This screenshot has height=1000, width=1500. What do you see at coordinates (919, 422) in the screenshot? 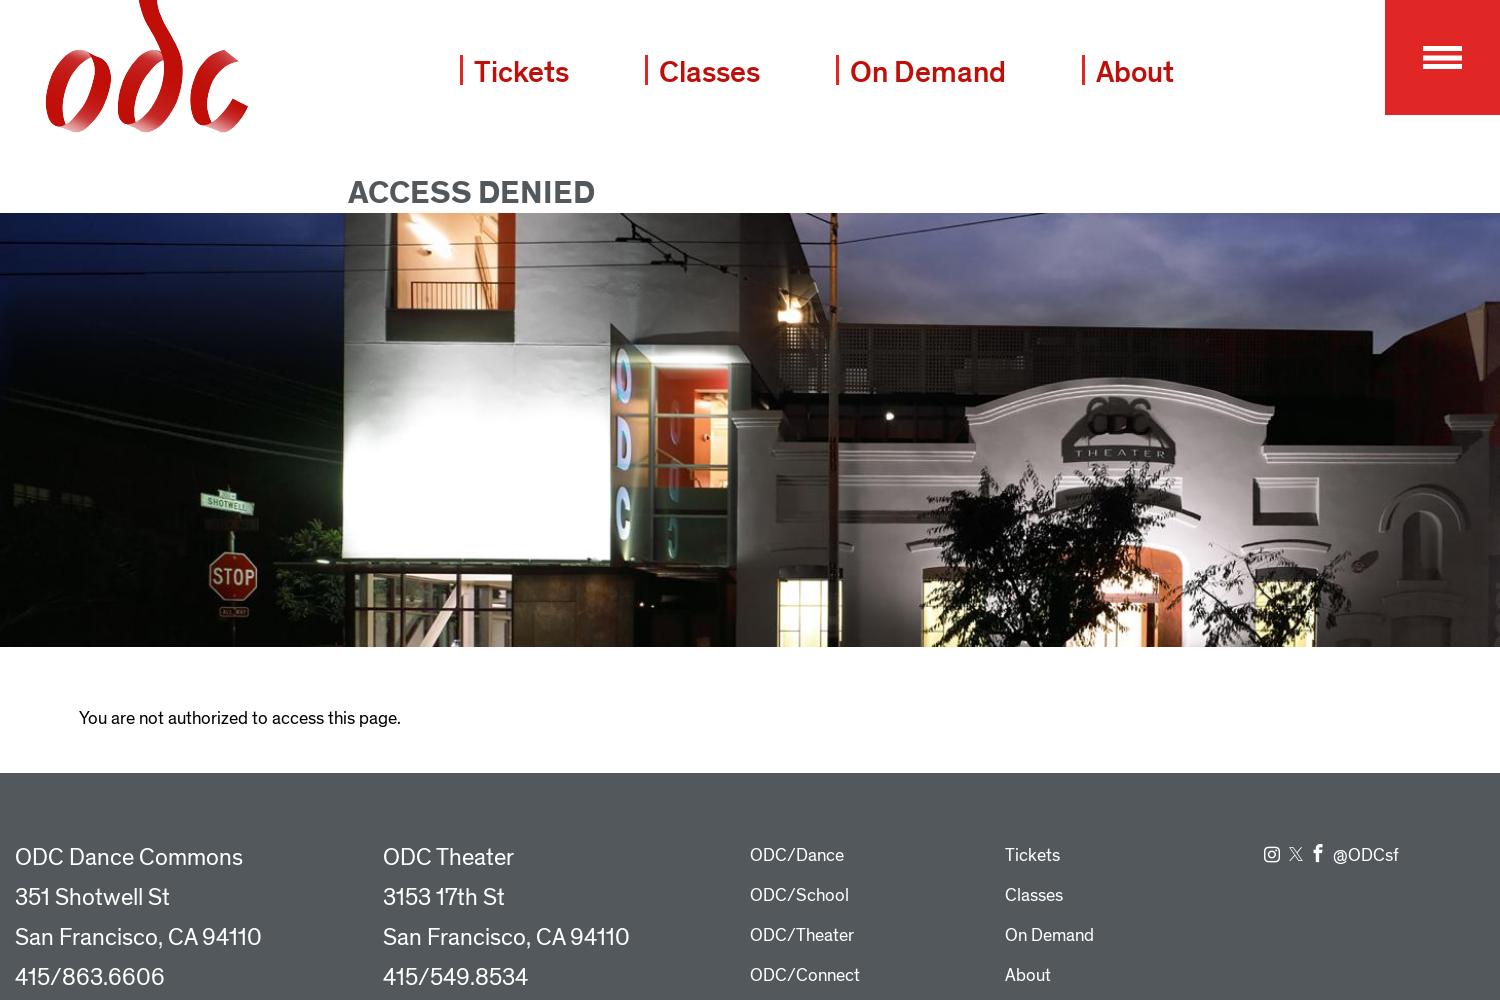
I see `'Queer and BIPOC Space Residency Initiative'` at bounding box center [919, 422].